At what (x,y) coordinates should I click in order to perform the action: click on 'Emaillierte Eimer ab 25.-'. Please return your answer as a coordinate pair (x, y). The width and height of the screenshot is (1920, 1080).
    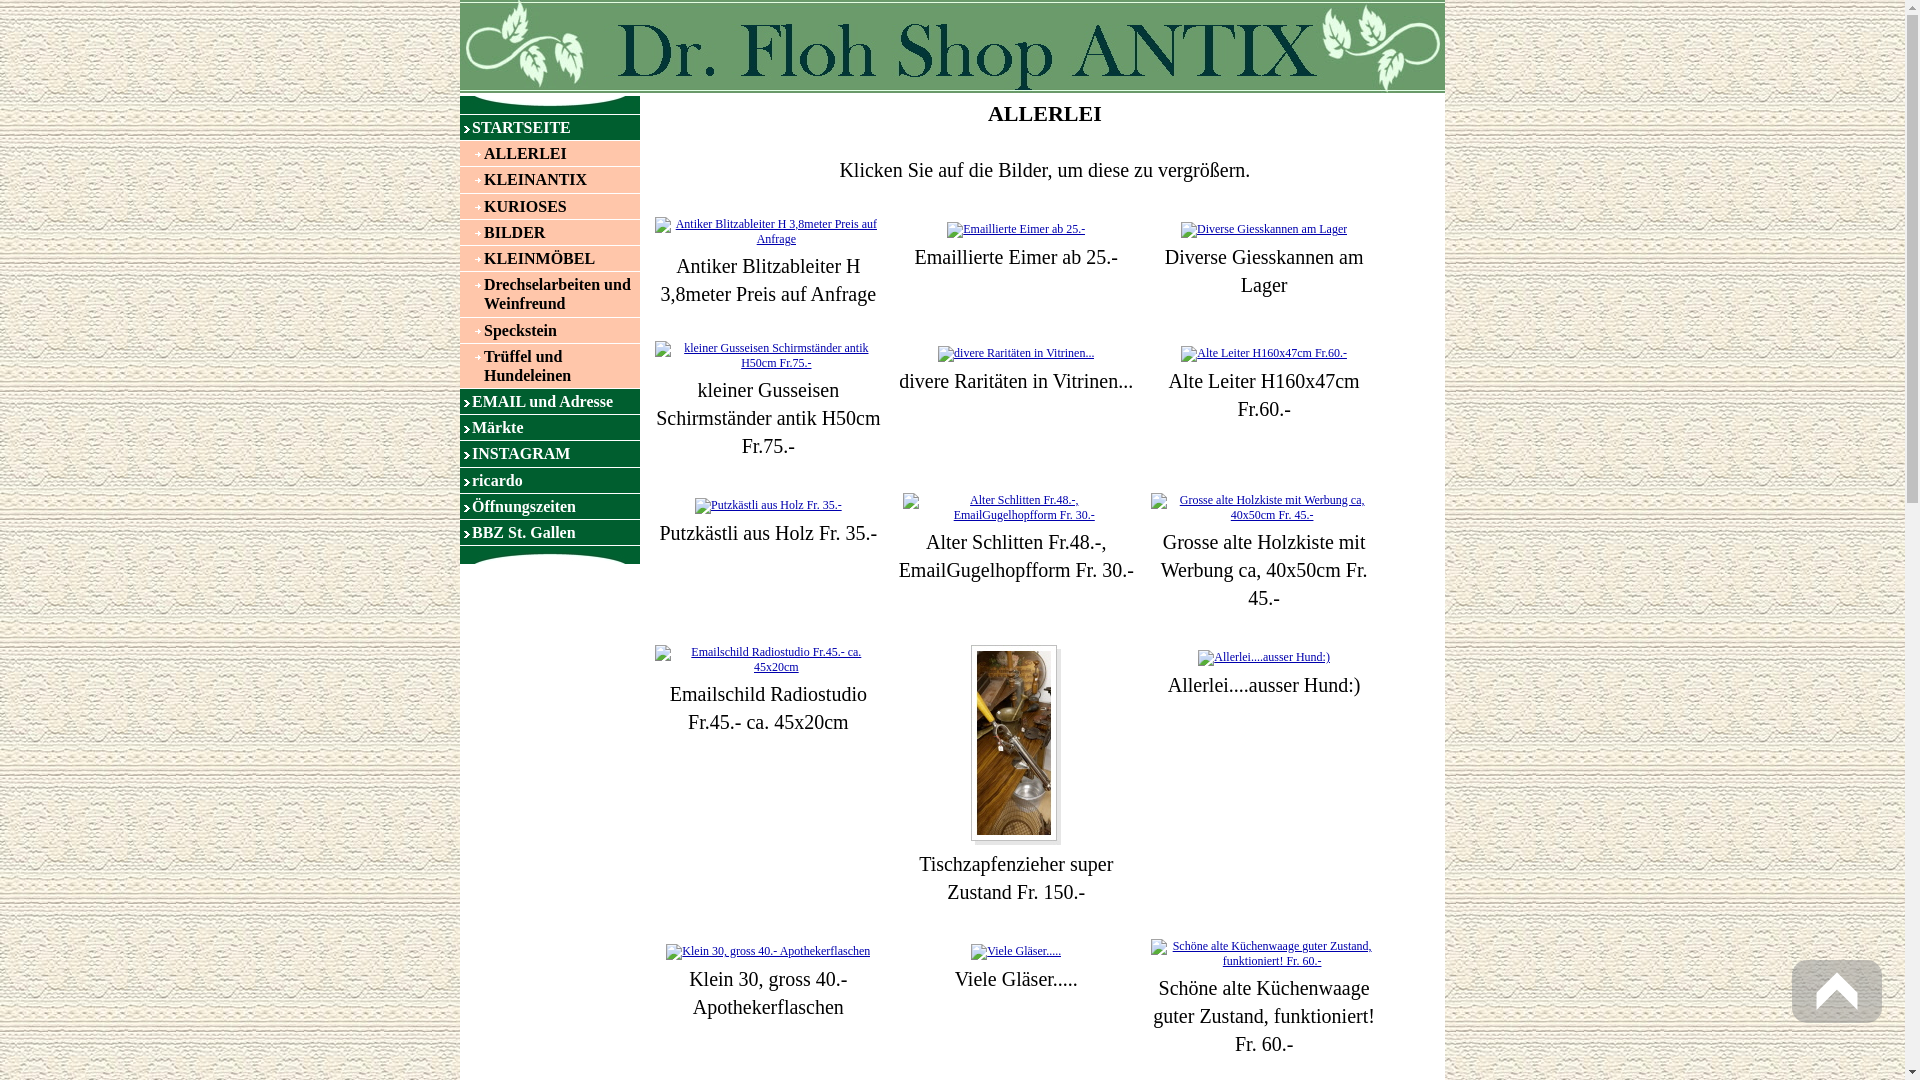
    Looking at the image, I should click on (1016, 229).